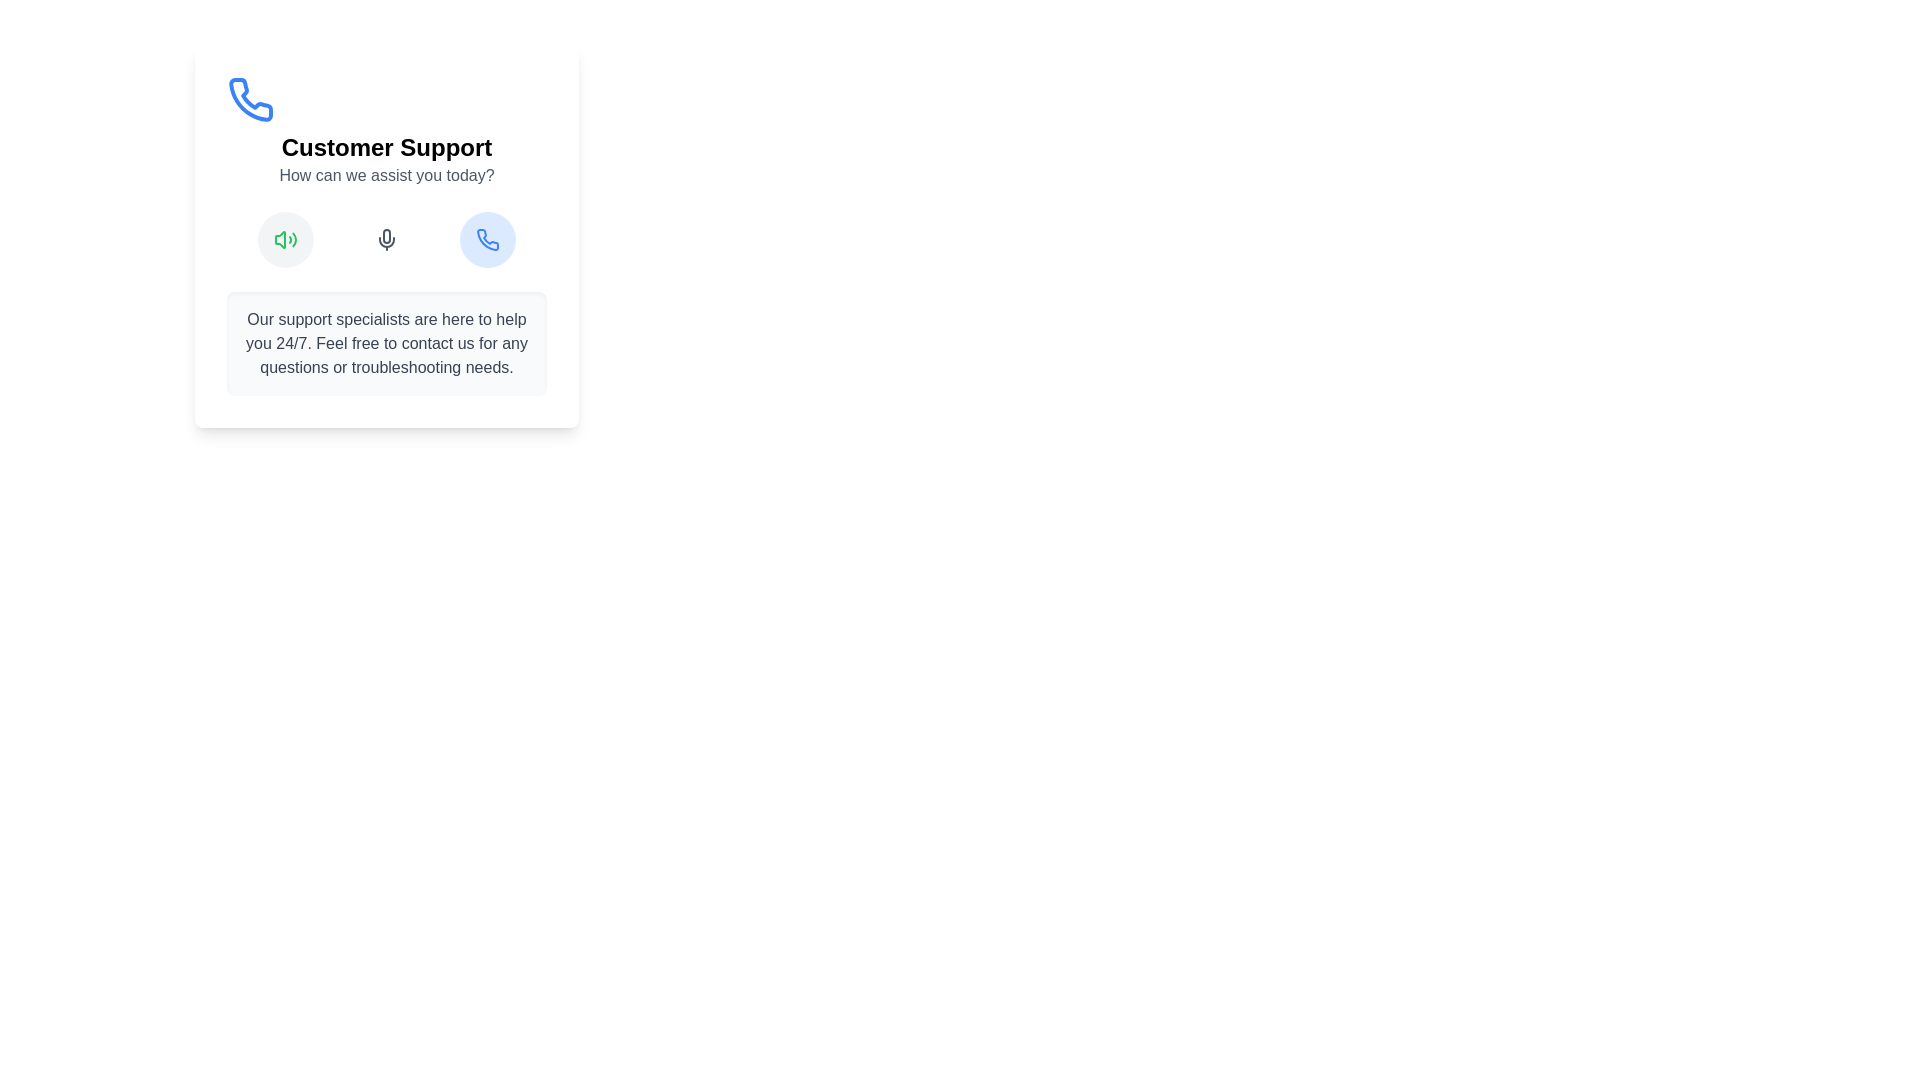 The height and width of the screenshot is (1080, 1920). I want to click on the microphone icon located between the loudspeaker icon and the phone receiver icon under 'How can we assist you today?', so click(387, 235).